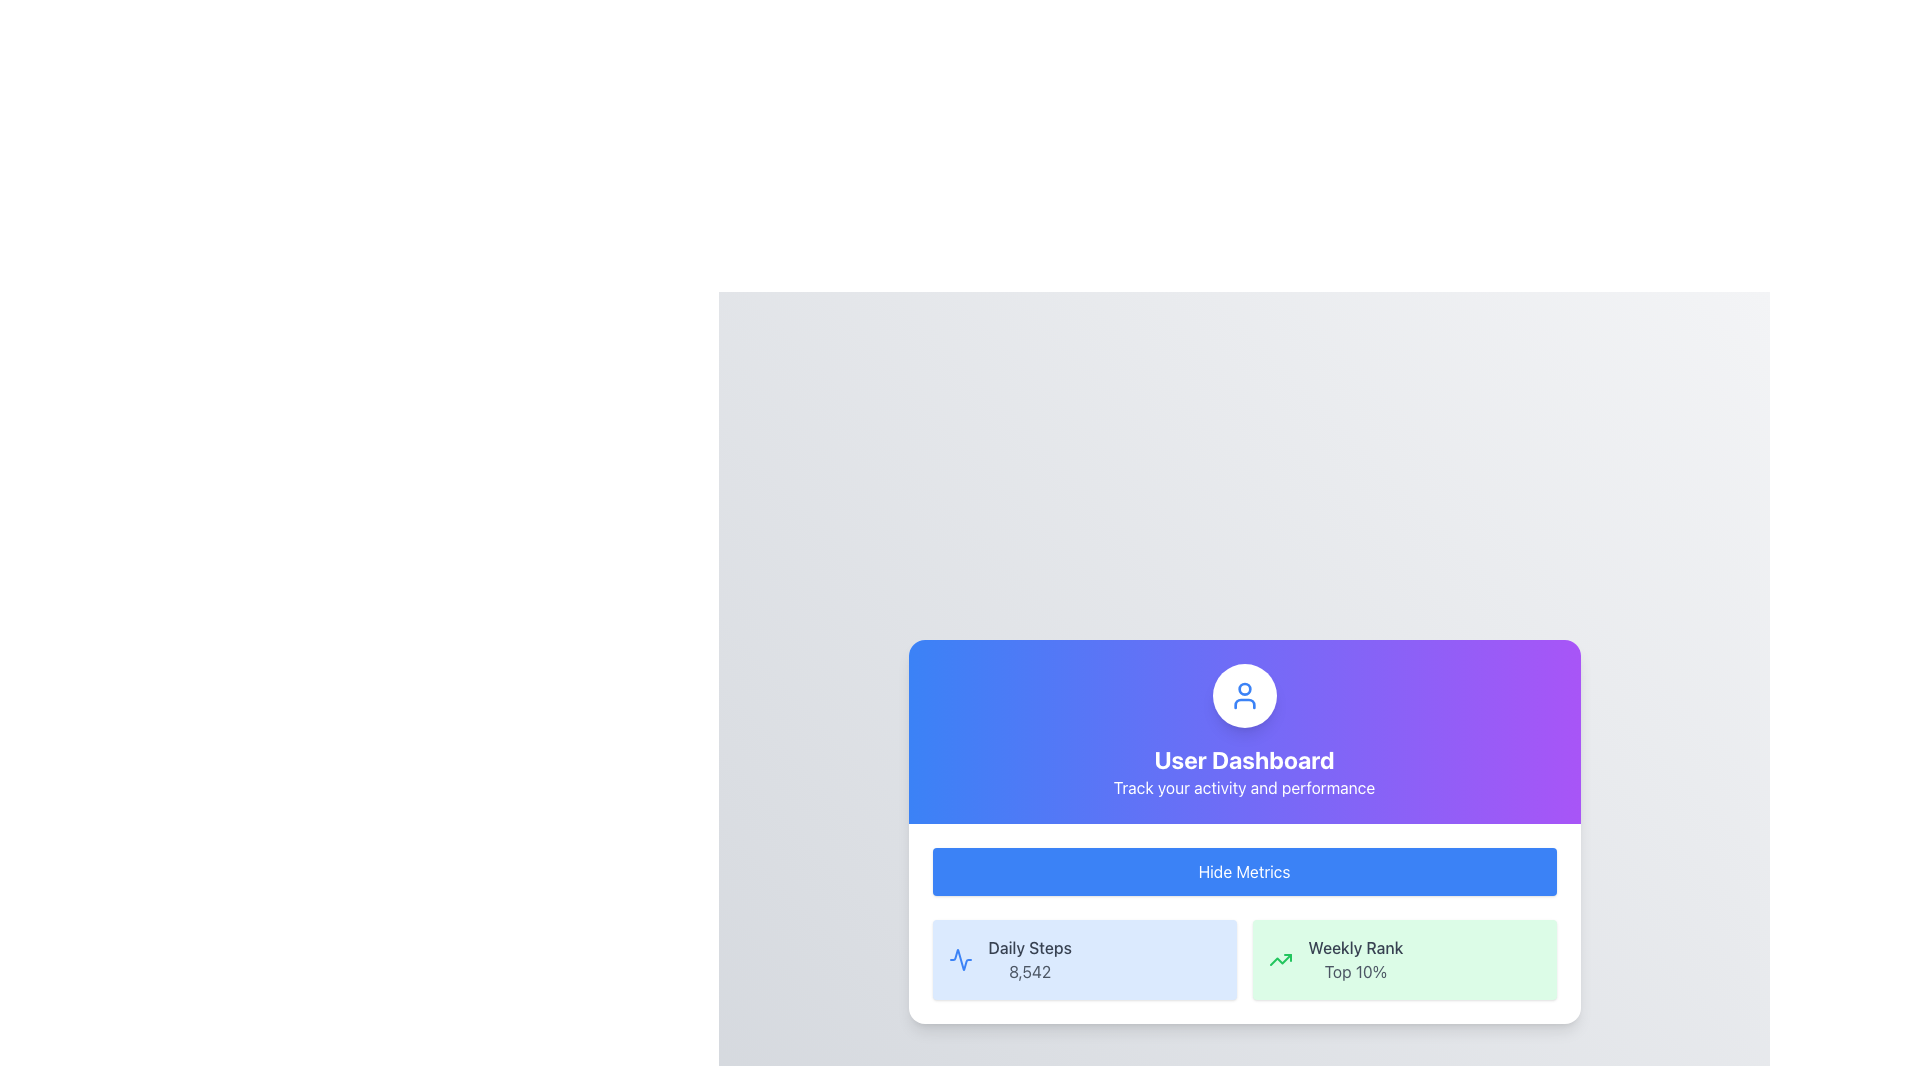 The image size is (1920, 1080). Describe the element at coordinates (1243, 688) in the screenshot. I see `the circular SVG element that represents a user icon, located at the top-center of the main card component` at that location.